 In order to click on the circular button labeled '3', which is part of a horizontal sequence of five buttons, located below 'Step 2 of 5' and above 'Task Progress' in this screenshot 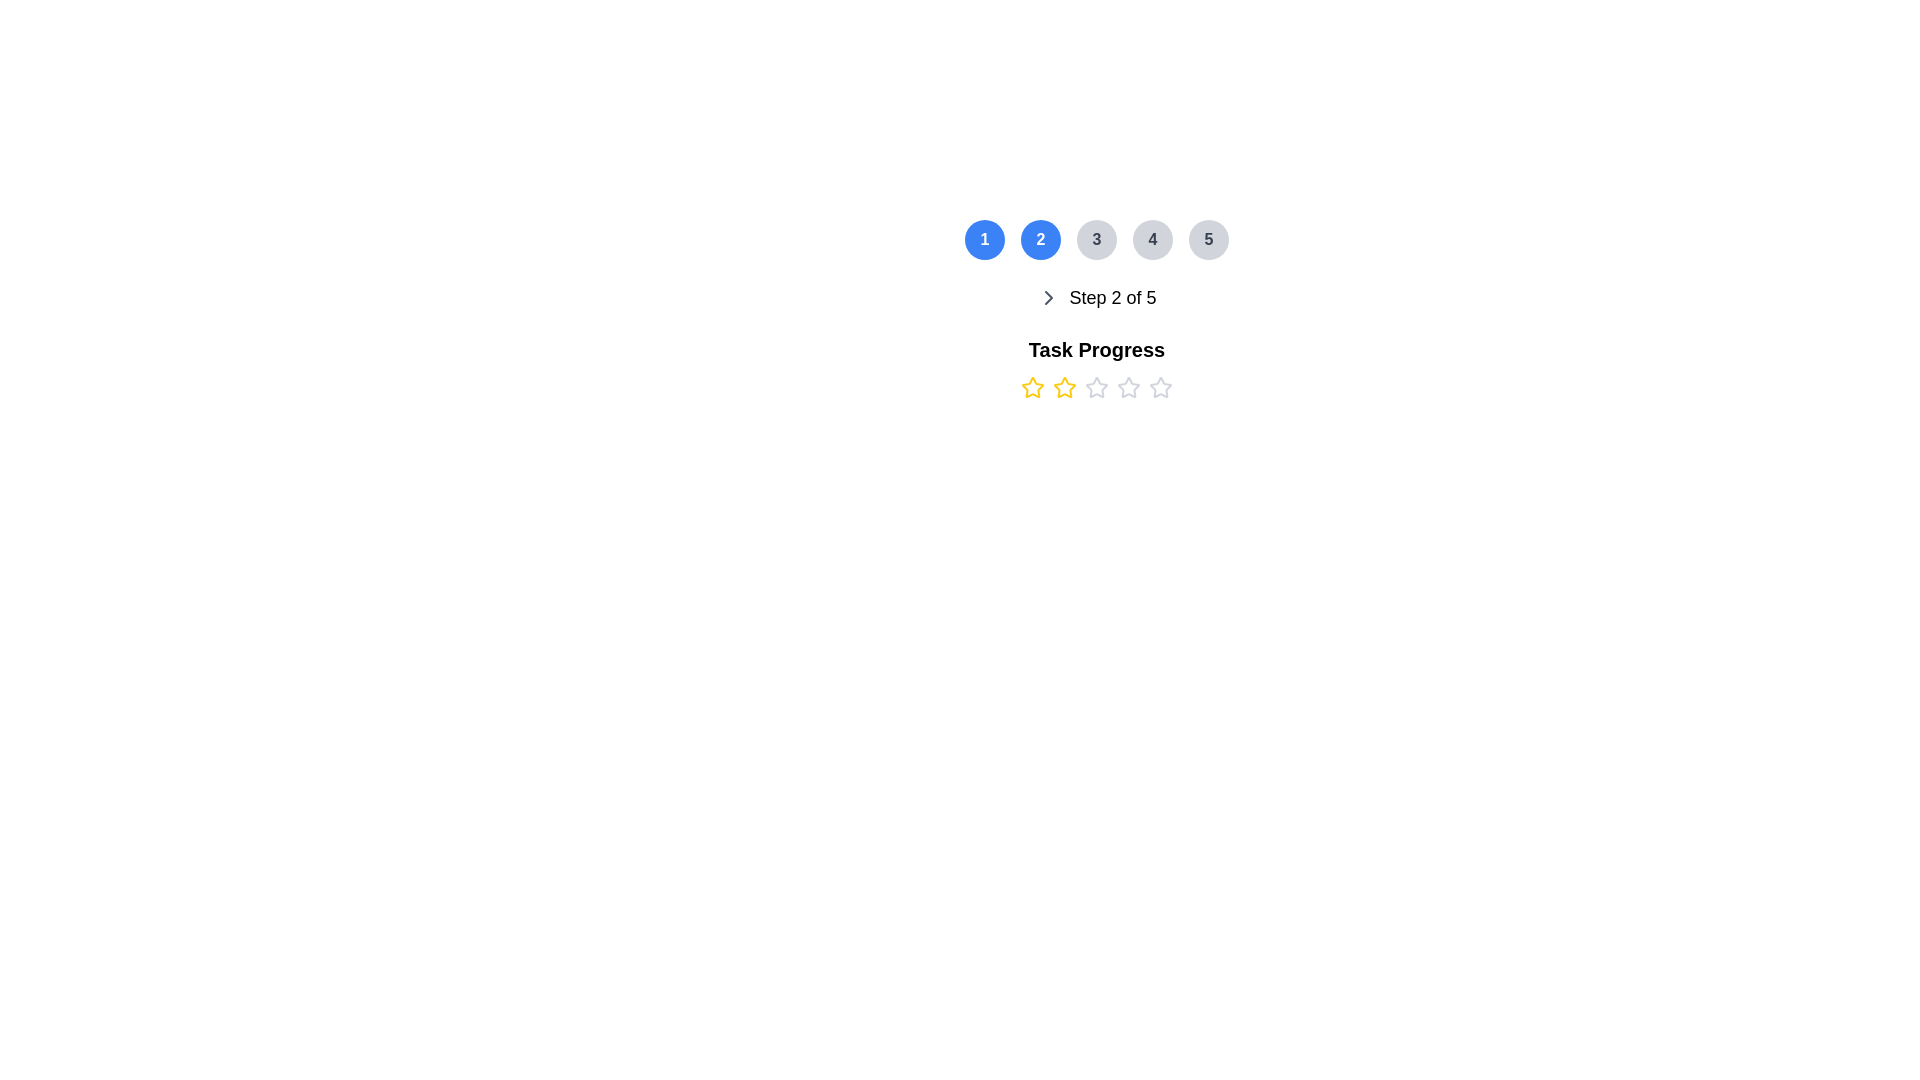, I will do `click(1096, 238)`.